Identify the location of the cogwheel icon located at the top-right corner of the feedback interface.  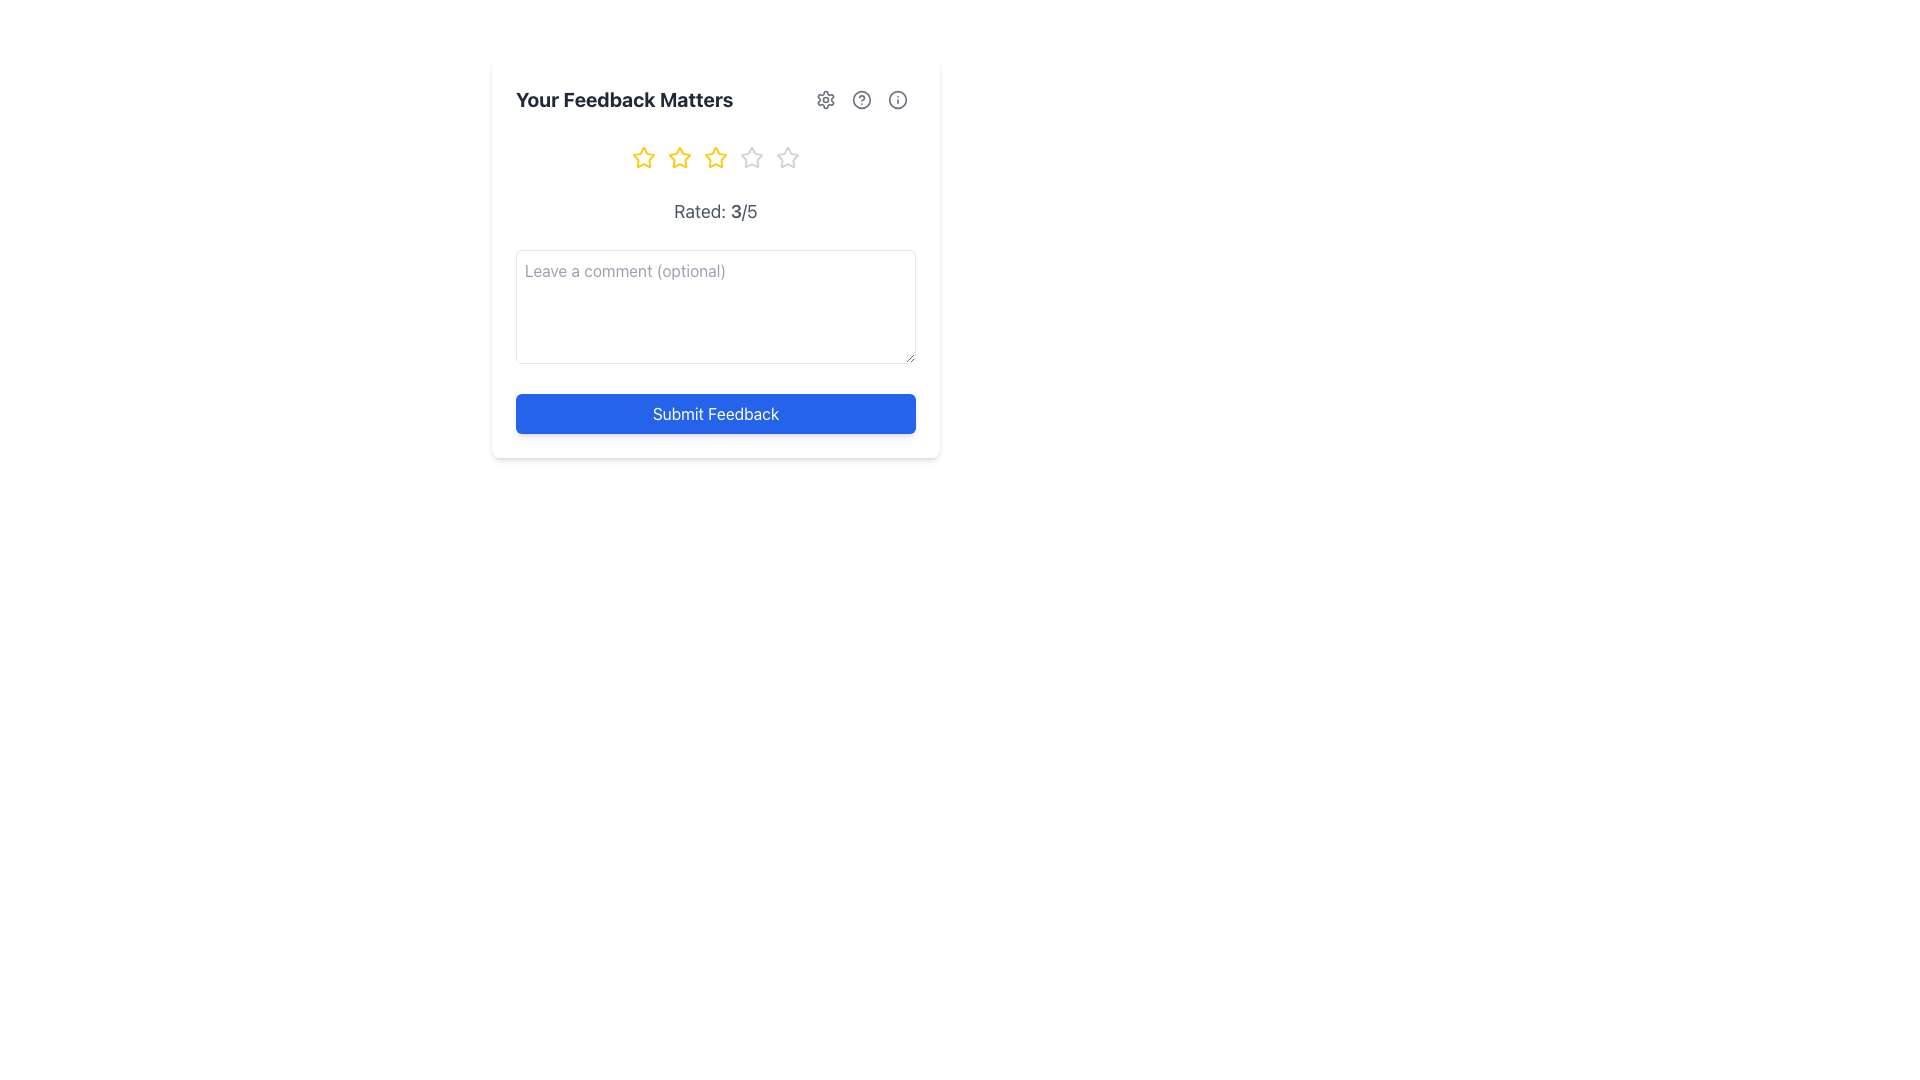
(825, 100).